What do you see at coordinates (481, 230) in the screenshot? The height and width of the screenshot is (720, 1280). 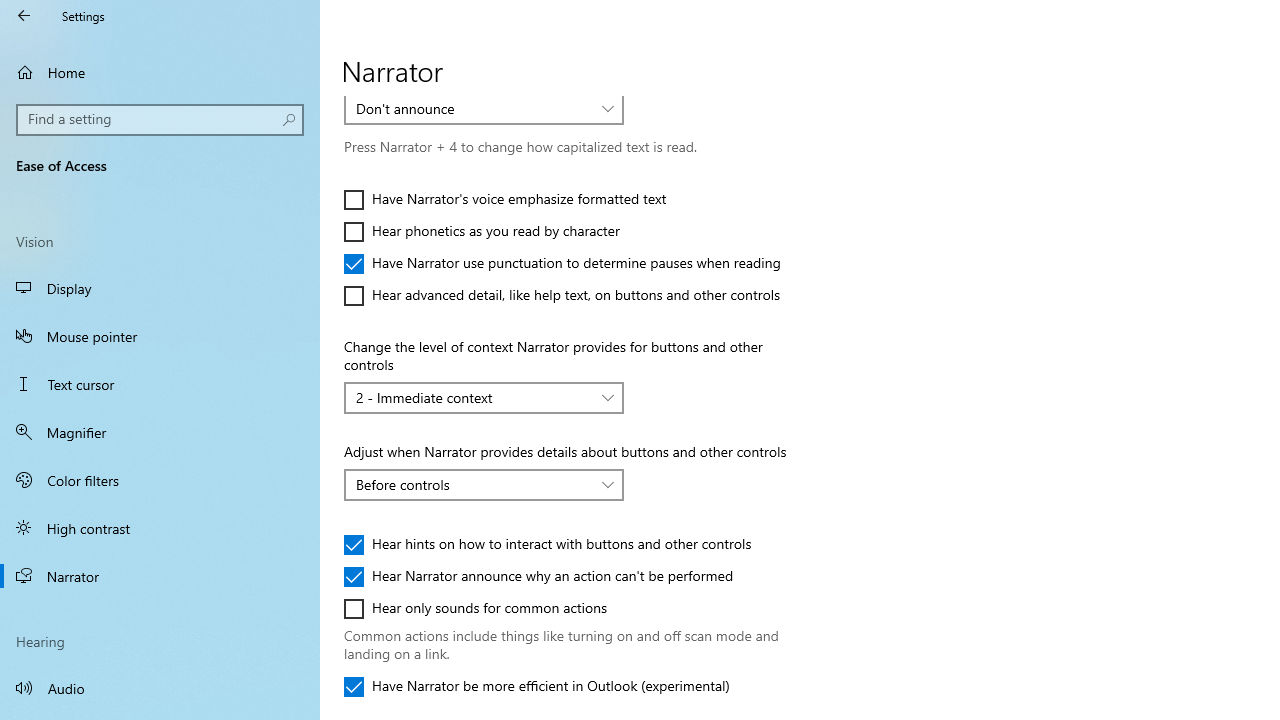 I see `'Hear phonetics as you read by character'` at bounding box center [481, 230].